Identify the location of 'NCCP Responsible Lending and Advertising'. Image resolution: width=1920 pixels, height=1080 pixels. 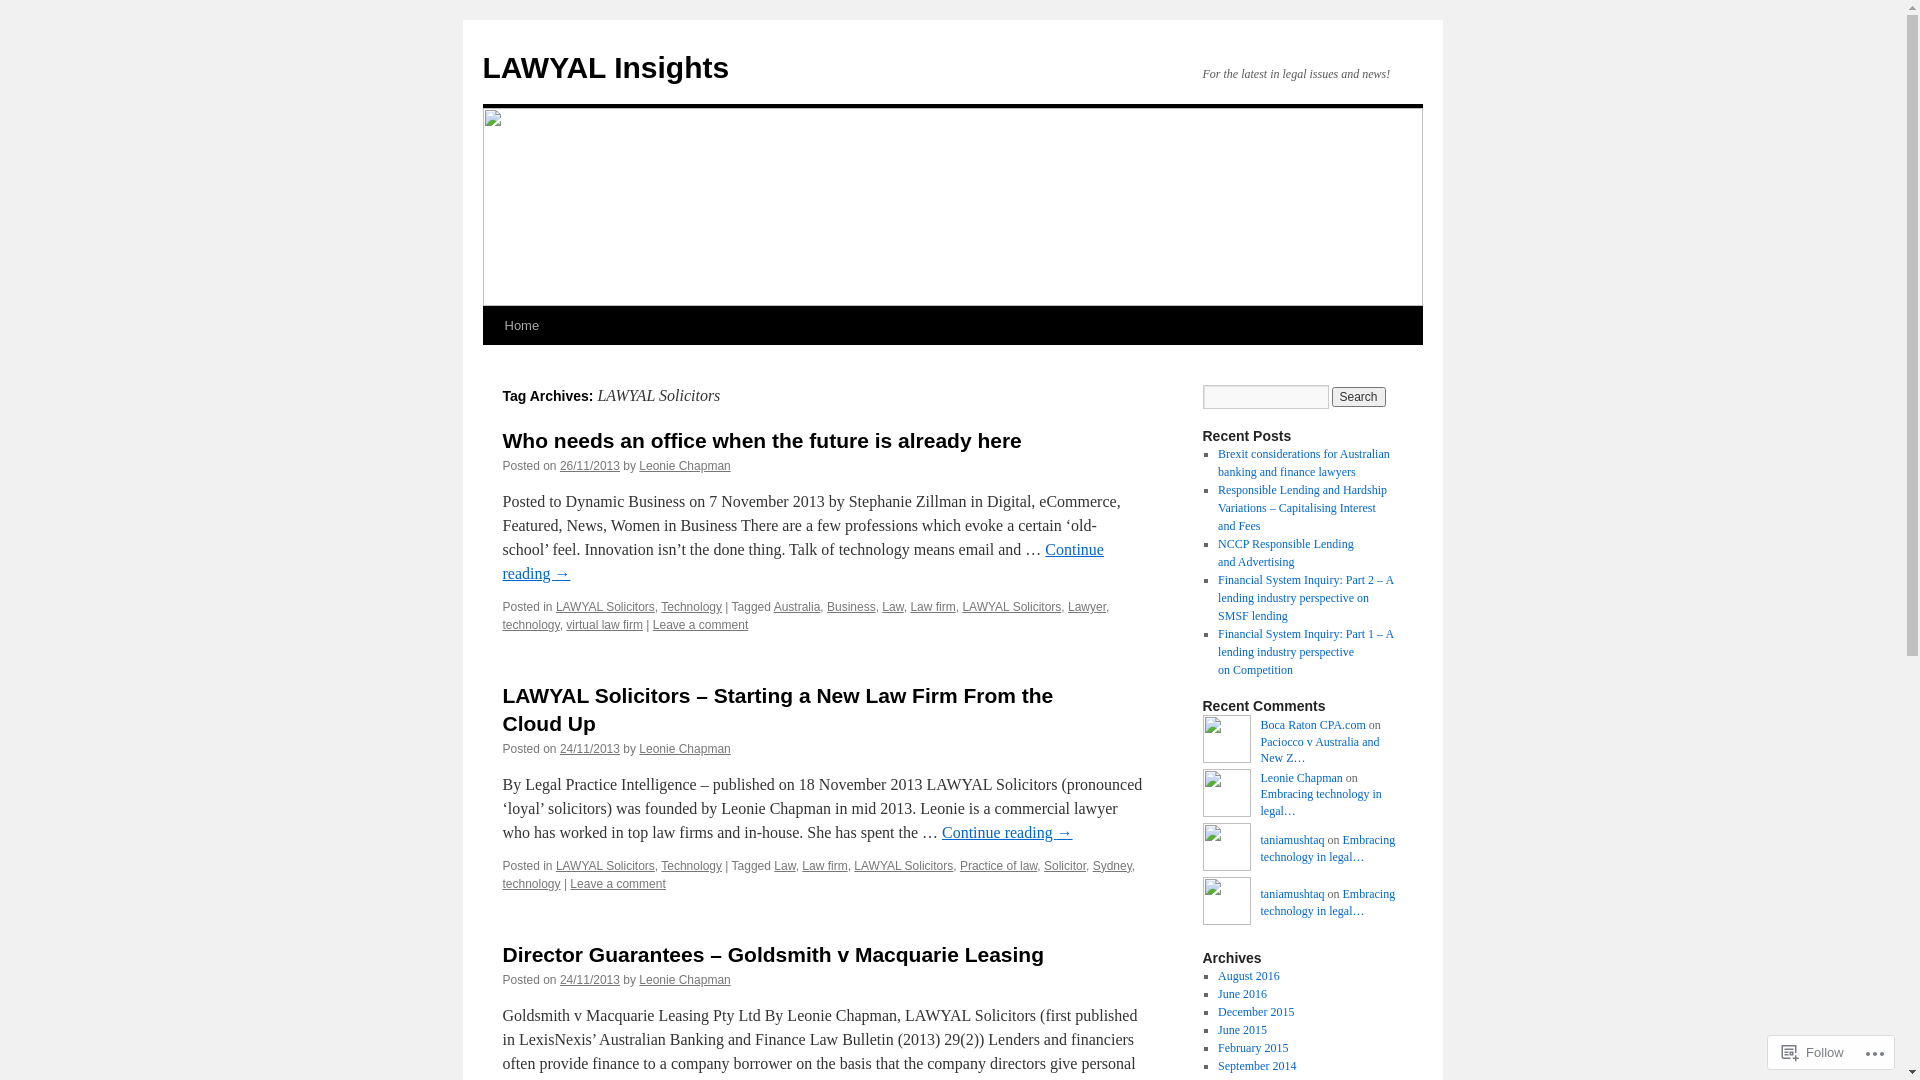
(1286, 552).